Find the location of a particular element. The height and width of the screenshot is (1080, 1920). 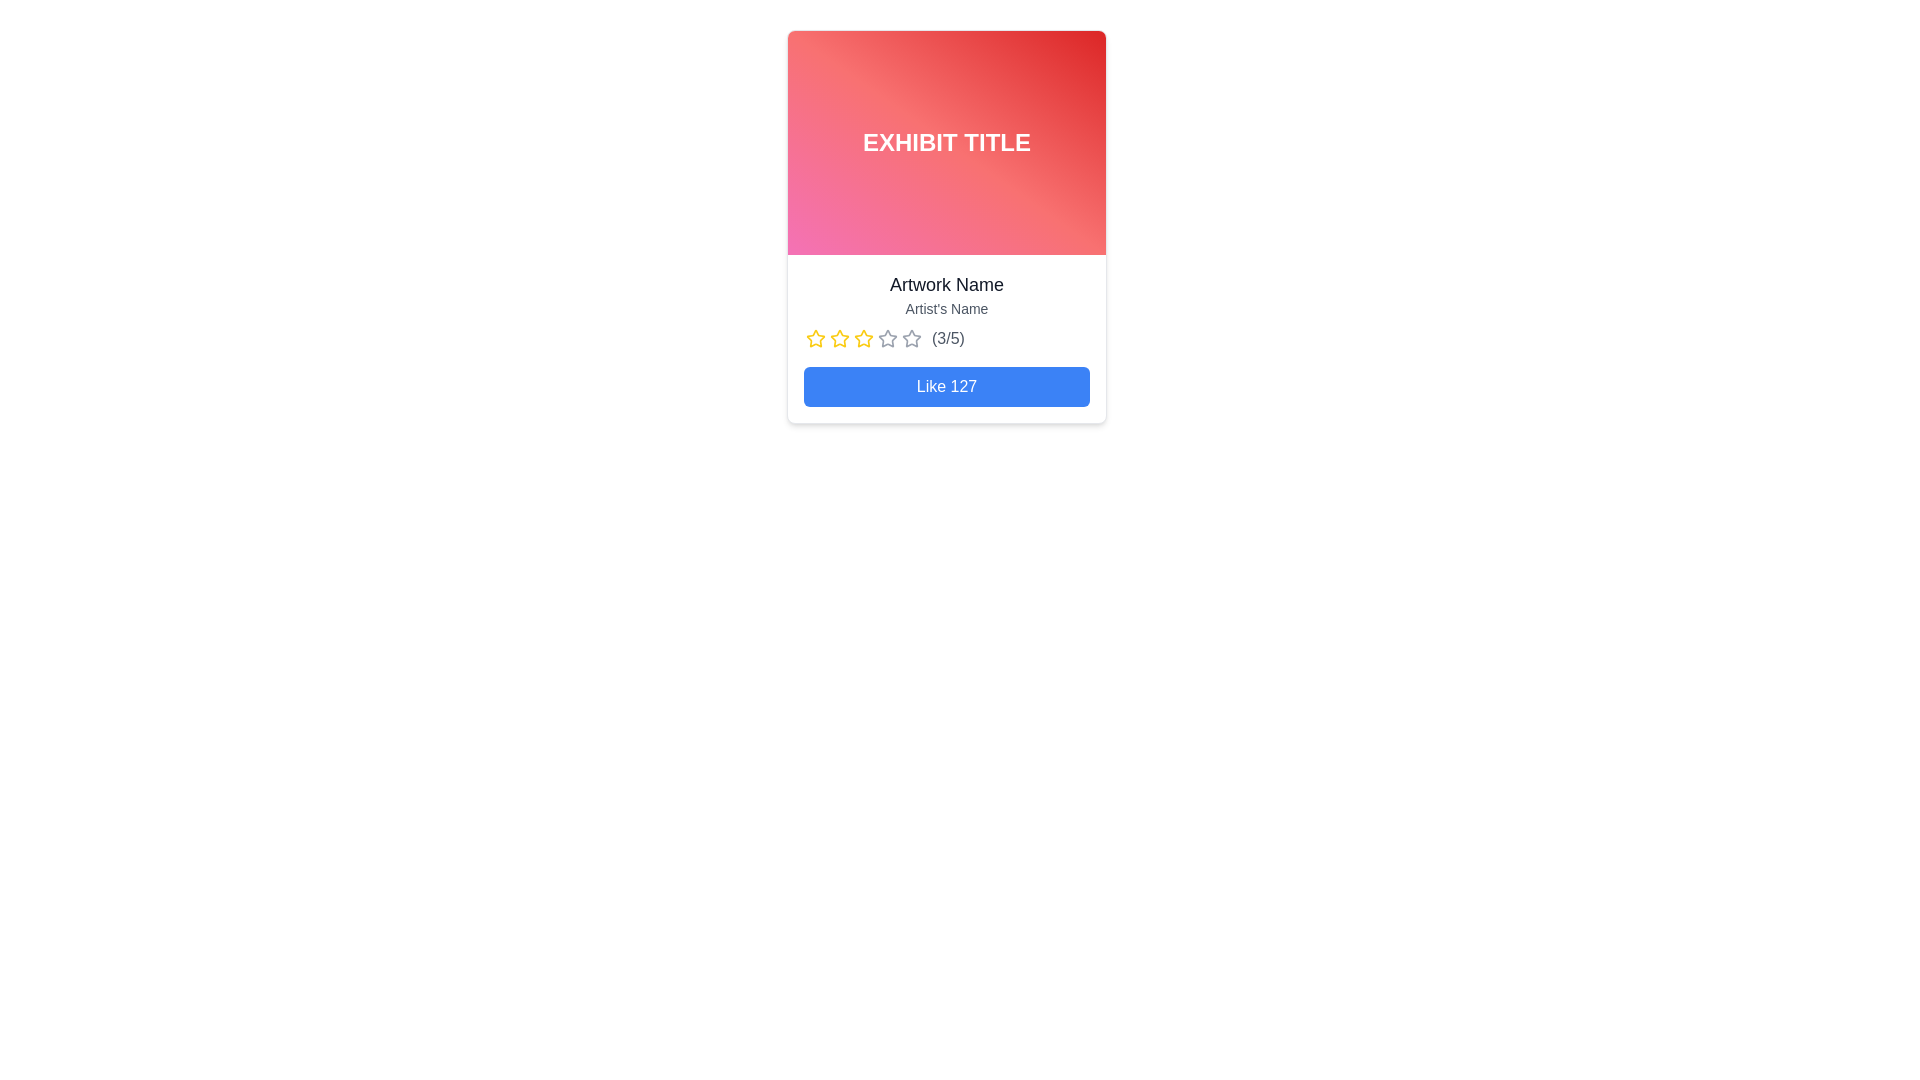

the static text element displaying 'Artist's Name', which is styled in a smaller gray font and positioned between the artwork title and rating stars is located at coordinates (945, 308).